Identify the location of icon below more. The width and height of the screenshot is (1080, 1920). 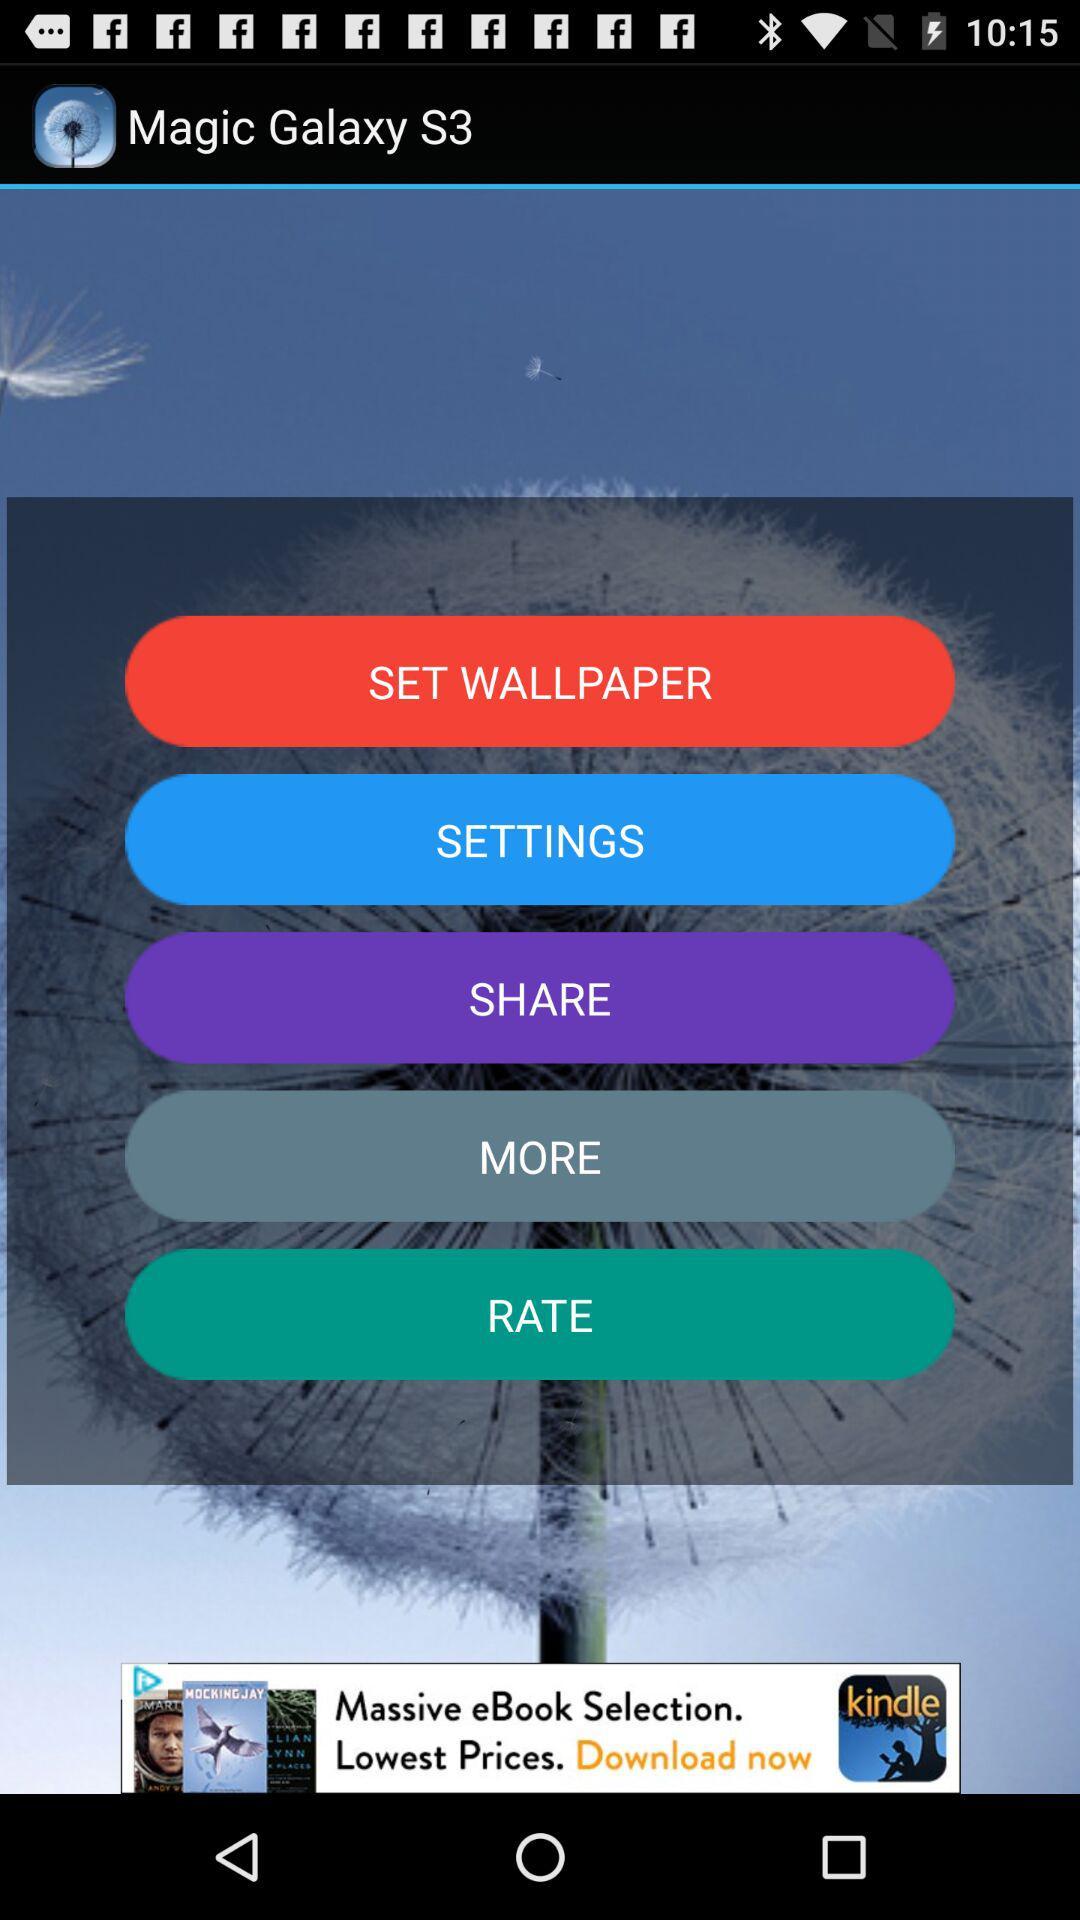
(540, 1314).